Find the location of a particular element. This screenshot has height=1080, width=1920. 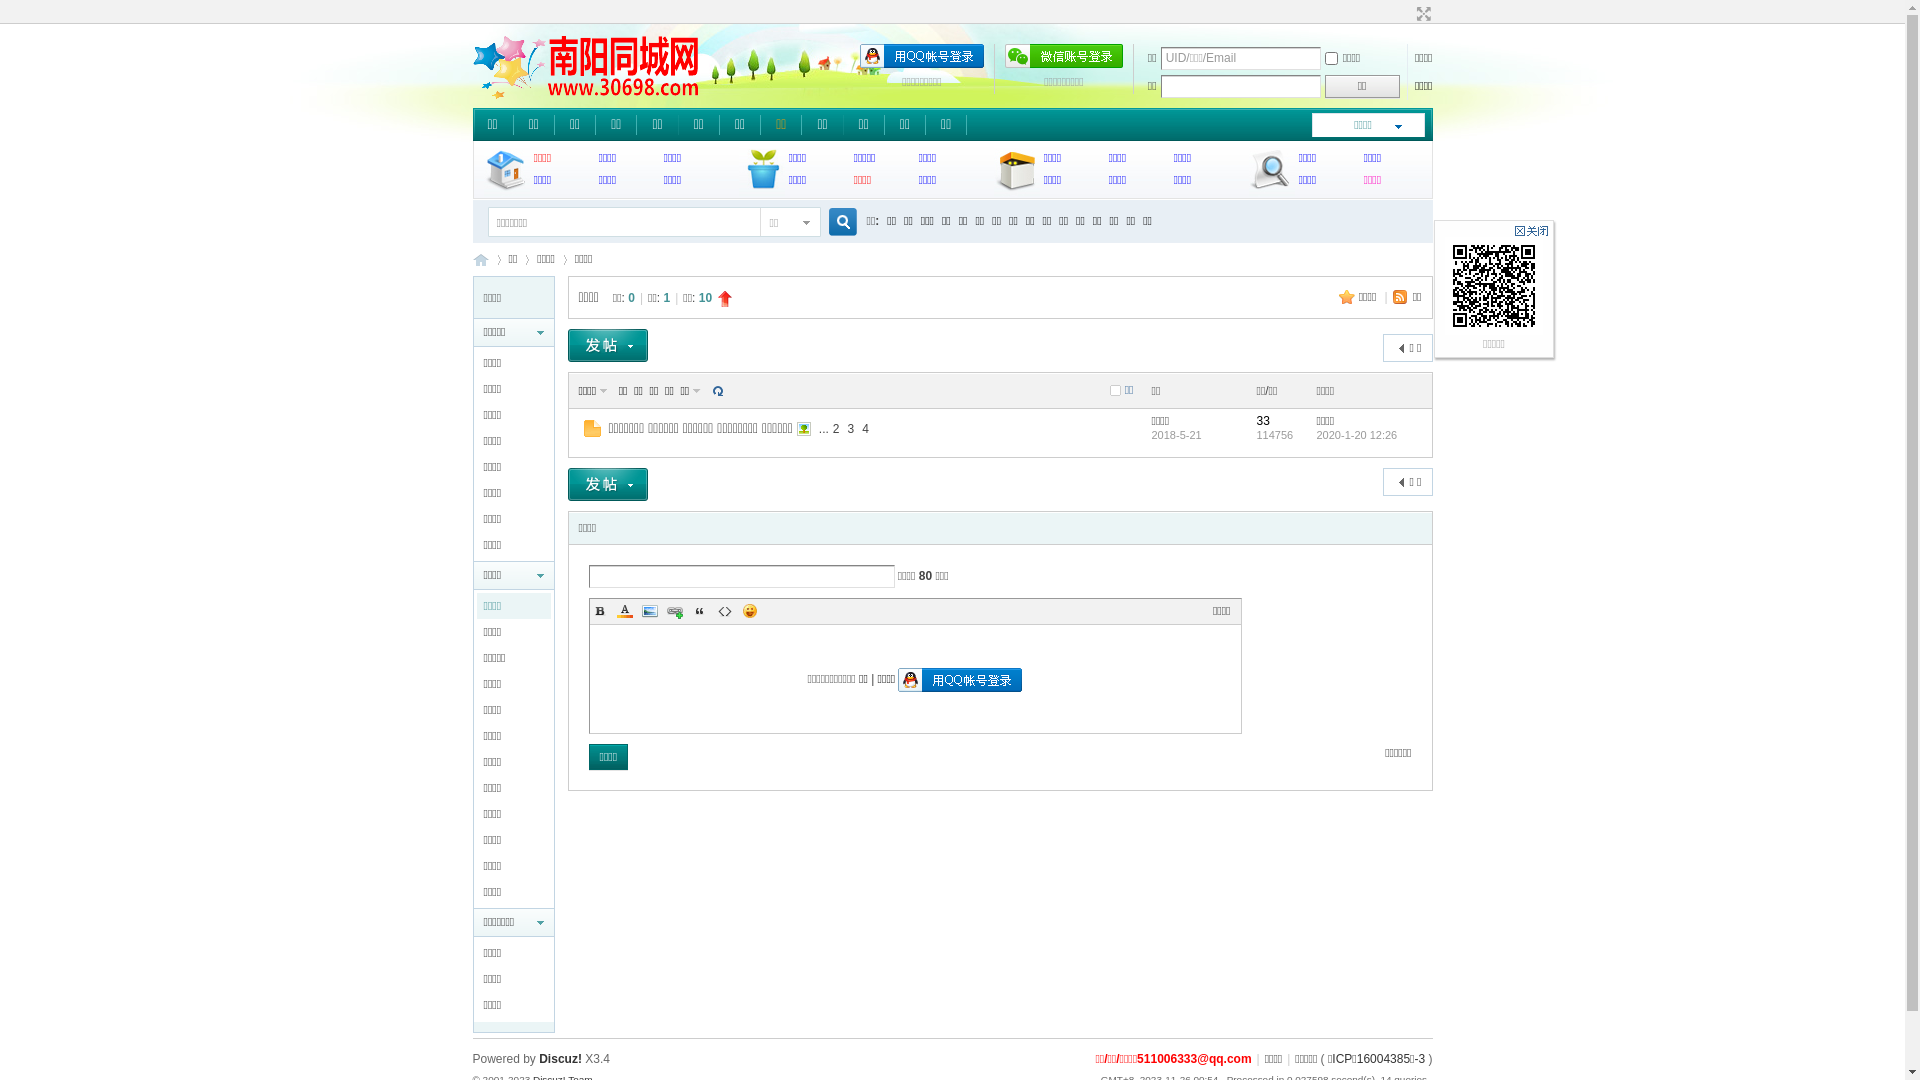

'Color' is located at coordinates (623, 609).